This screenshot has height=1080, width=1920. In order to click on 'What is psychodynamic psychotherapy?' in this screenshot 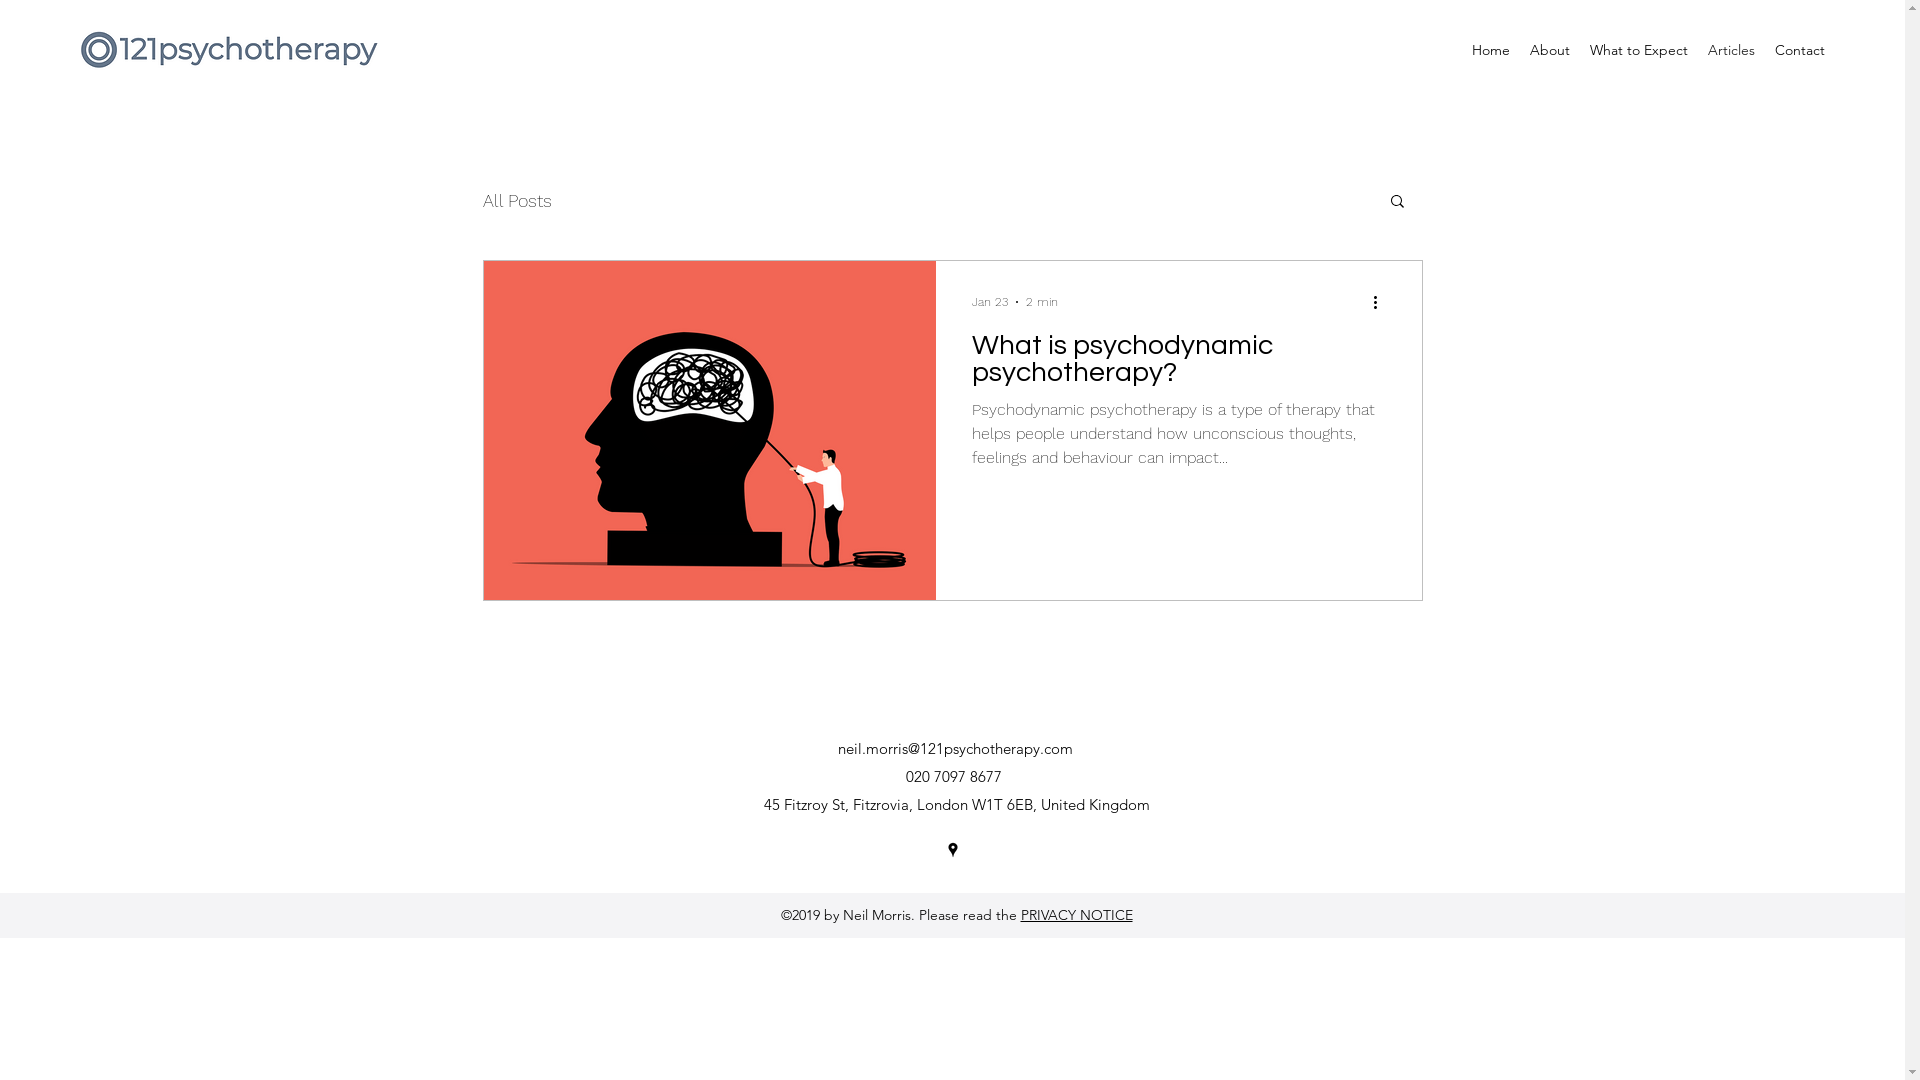, I will do `click(971, 364)`.